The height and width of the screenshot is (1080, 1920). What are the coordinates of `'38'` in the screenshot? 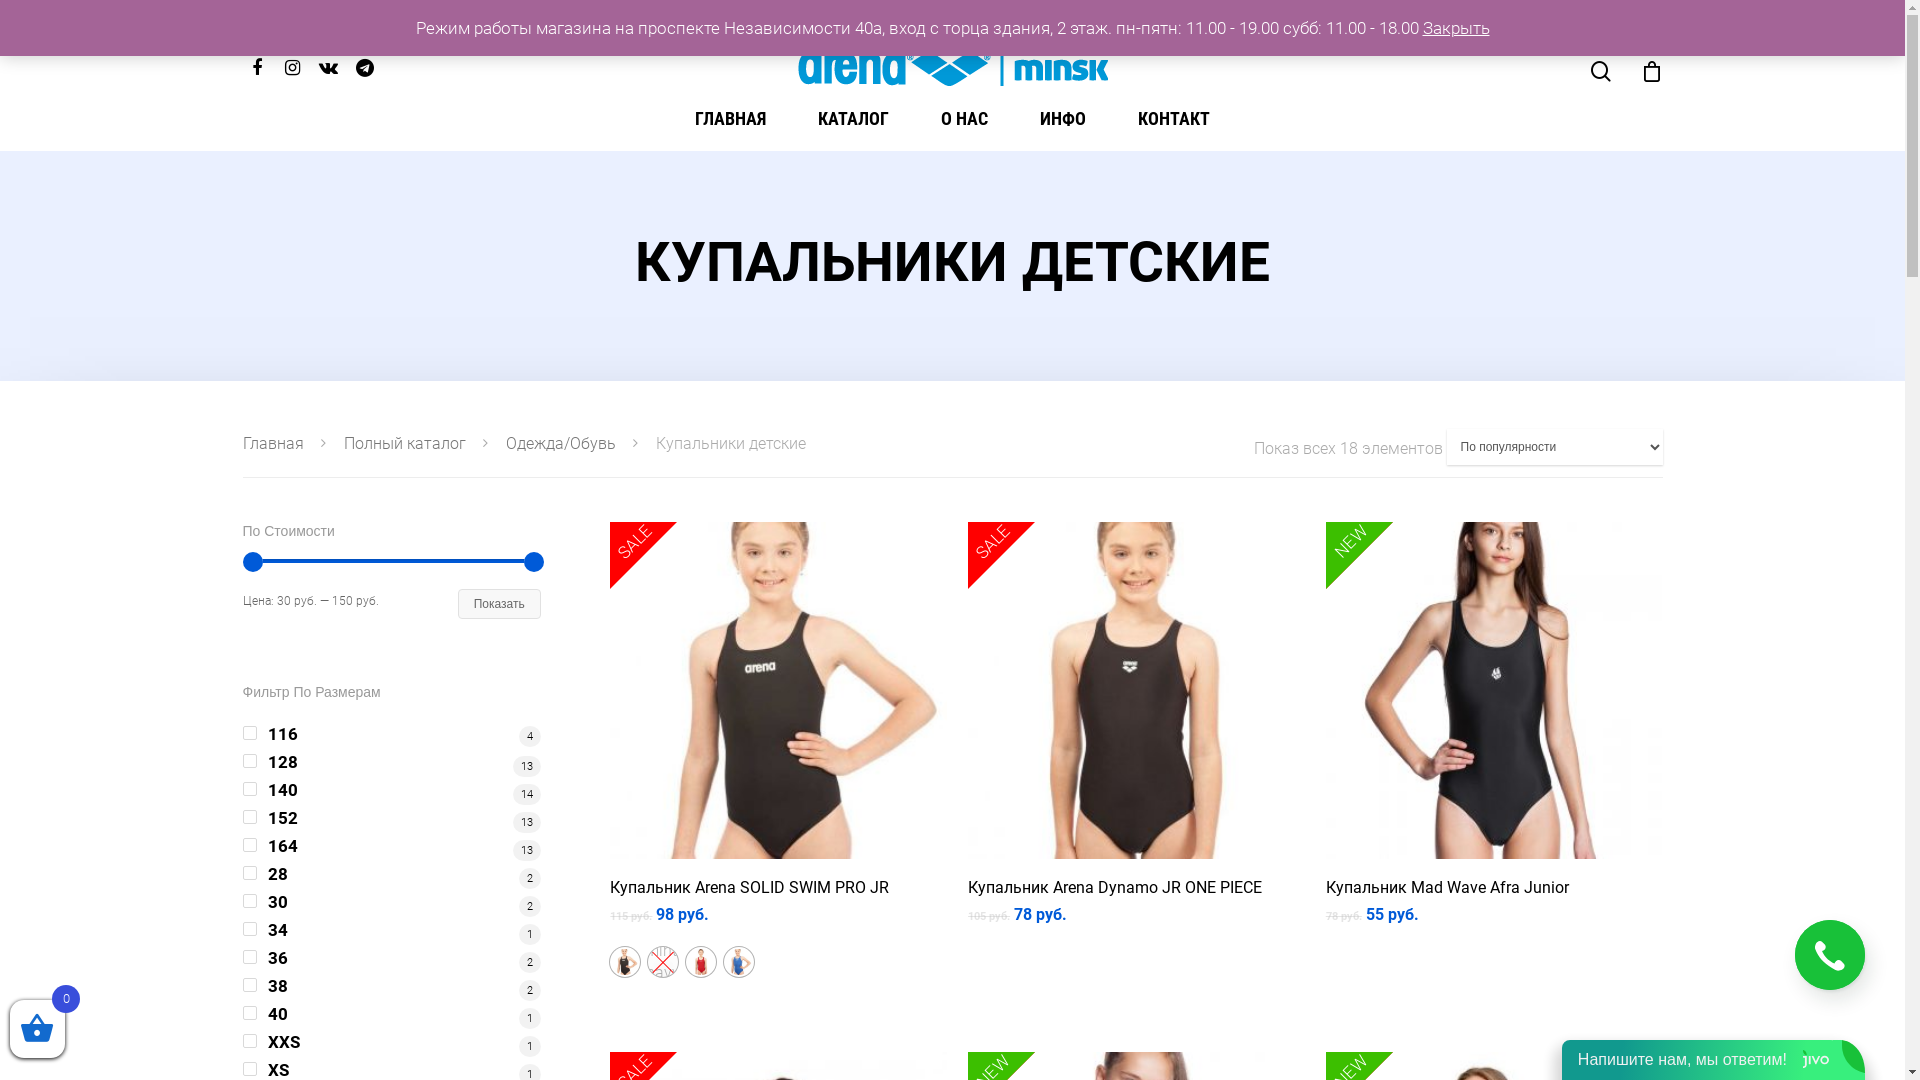 It's located at (240, 985).